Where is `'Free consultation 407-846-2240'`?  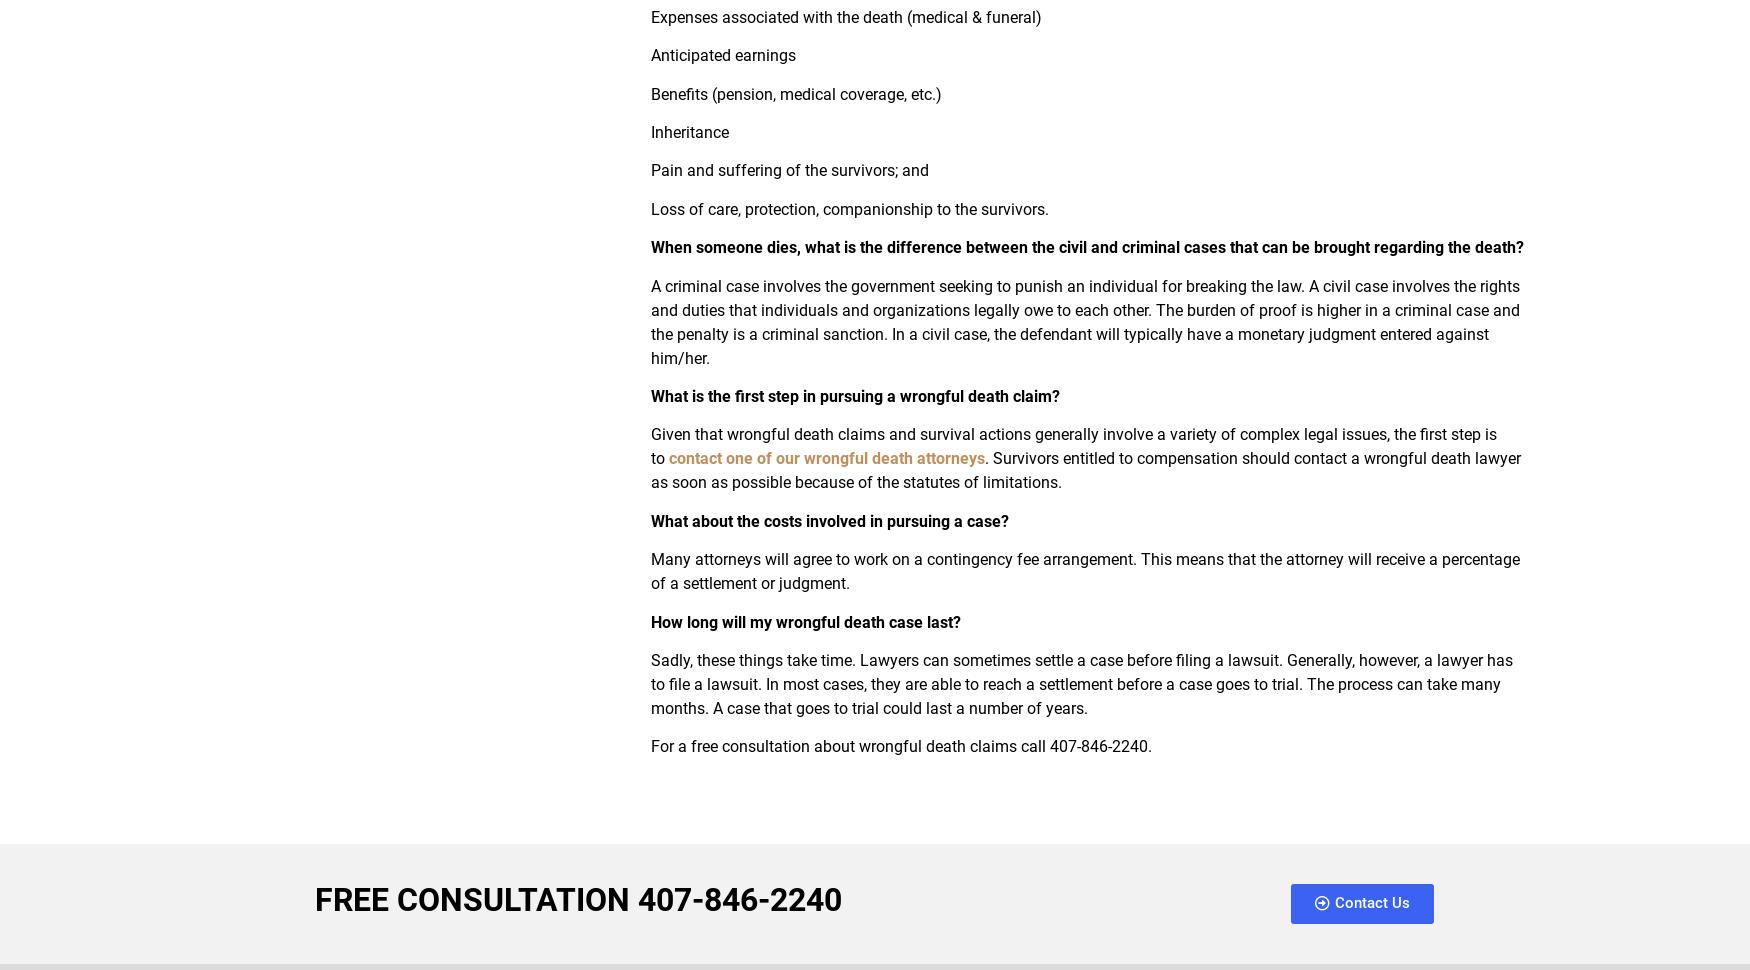 'Free consultation 407-846-2240' is located at coordinates (578, 898).